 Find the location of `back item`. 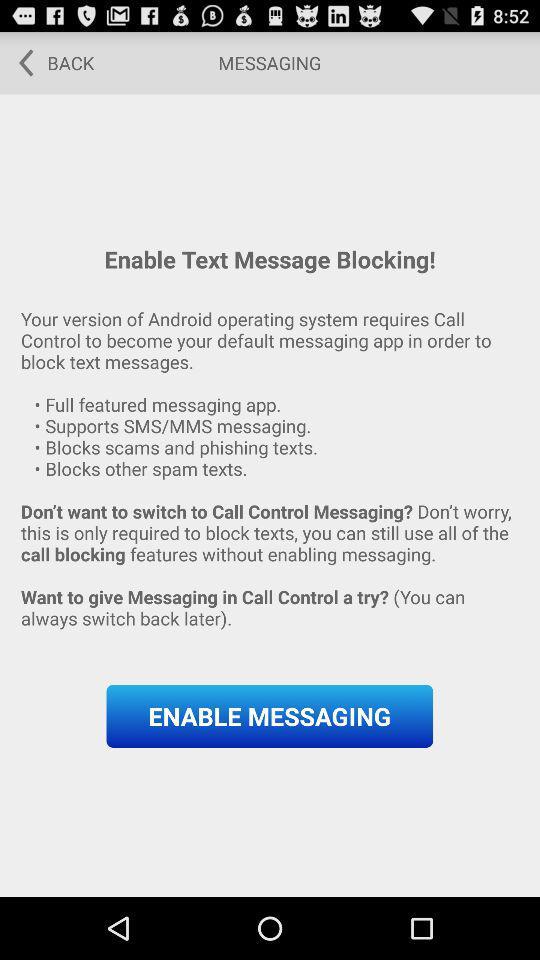

back item is located at coordinates (49, 62).